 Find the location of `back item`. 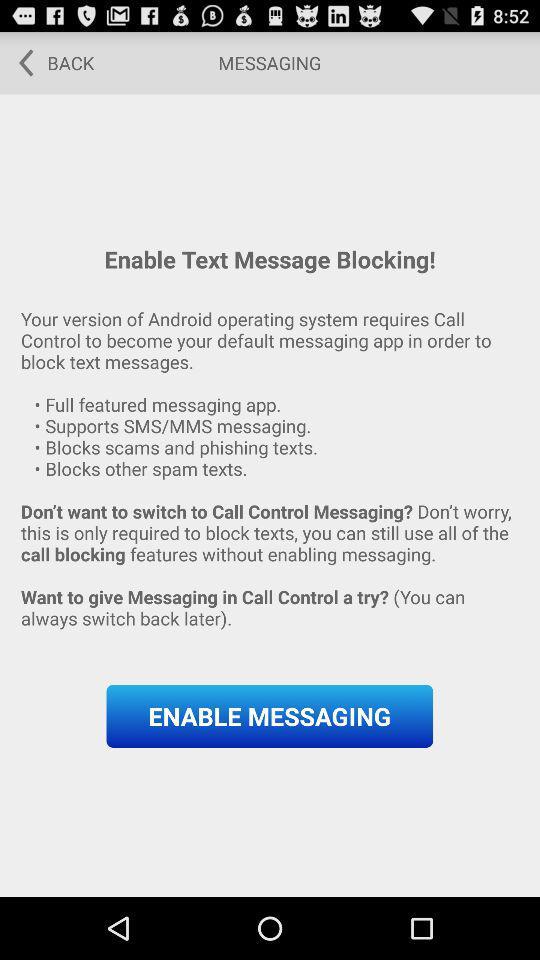

back item is located at coordinates (49, 62).